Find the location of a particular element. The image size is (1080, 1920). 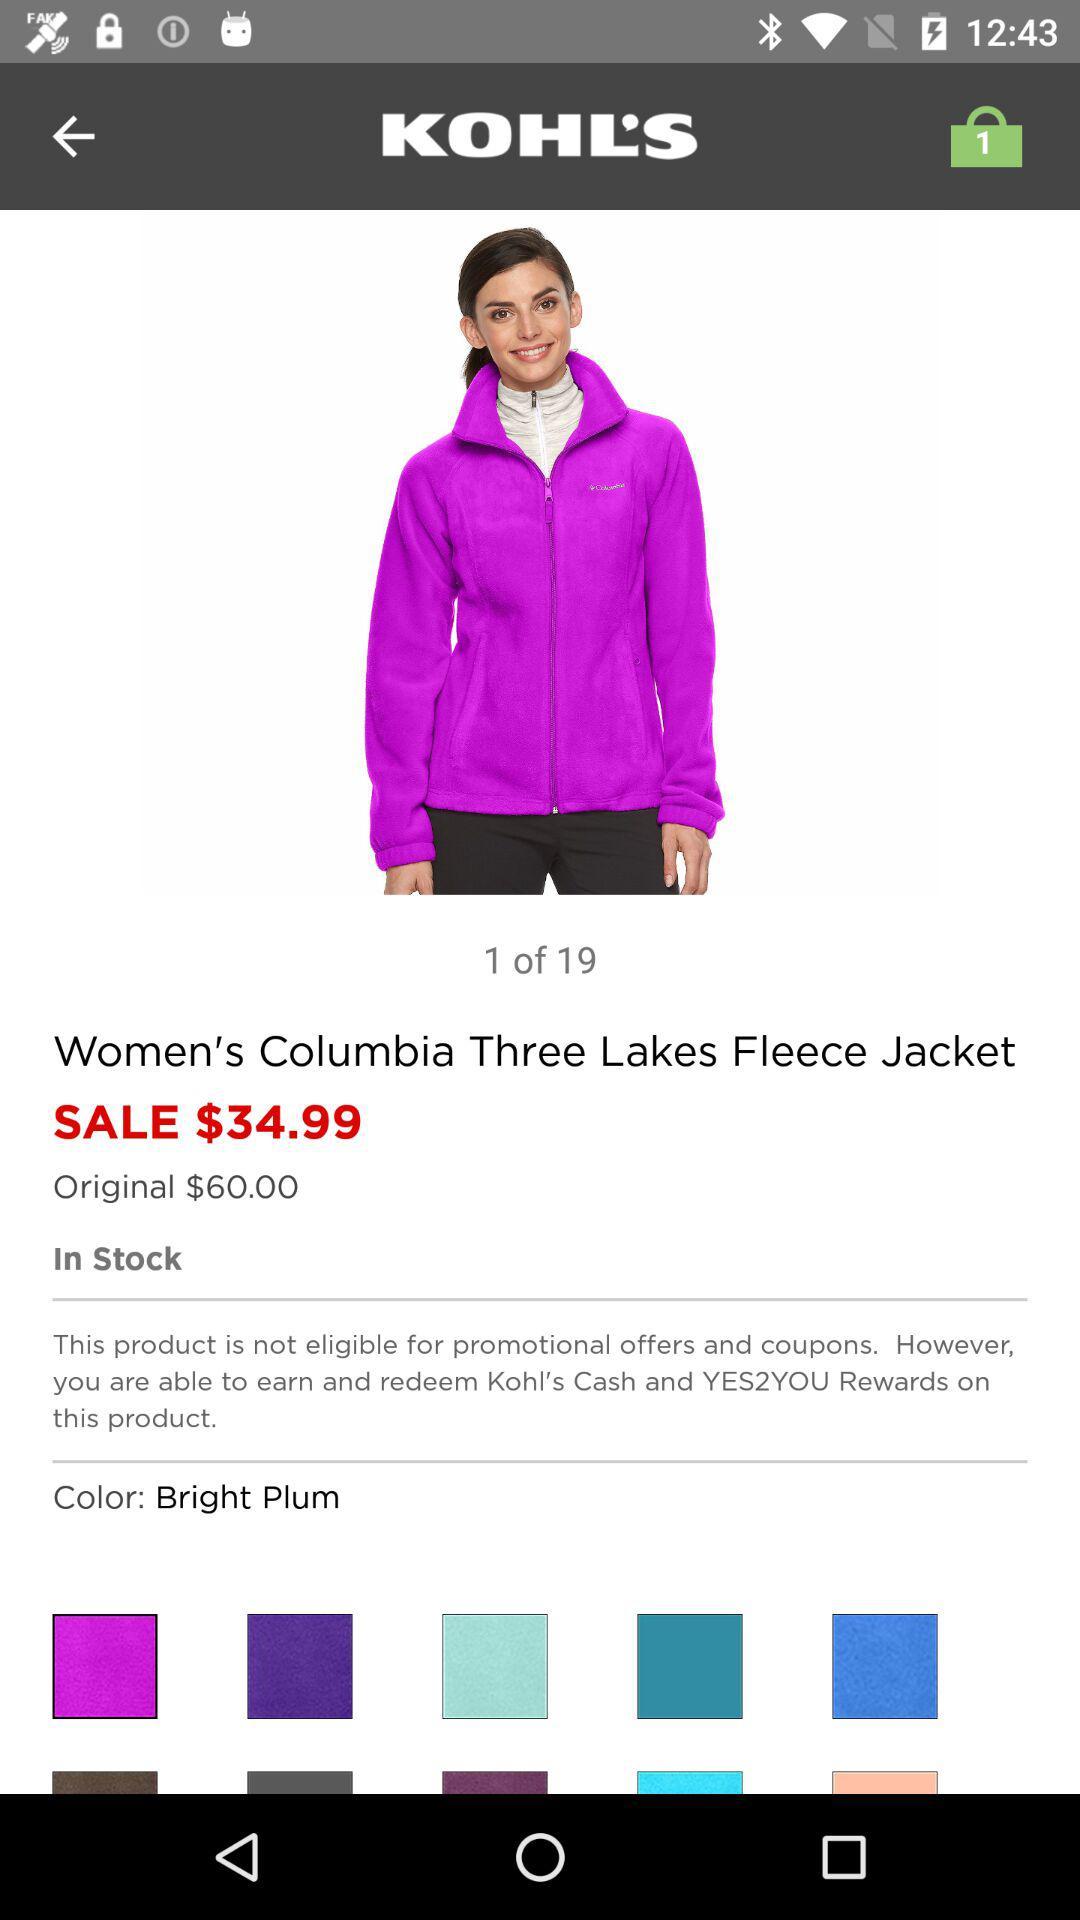

app above 1 of 19 item is located at coordinates (540, 552).